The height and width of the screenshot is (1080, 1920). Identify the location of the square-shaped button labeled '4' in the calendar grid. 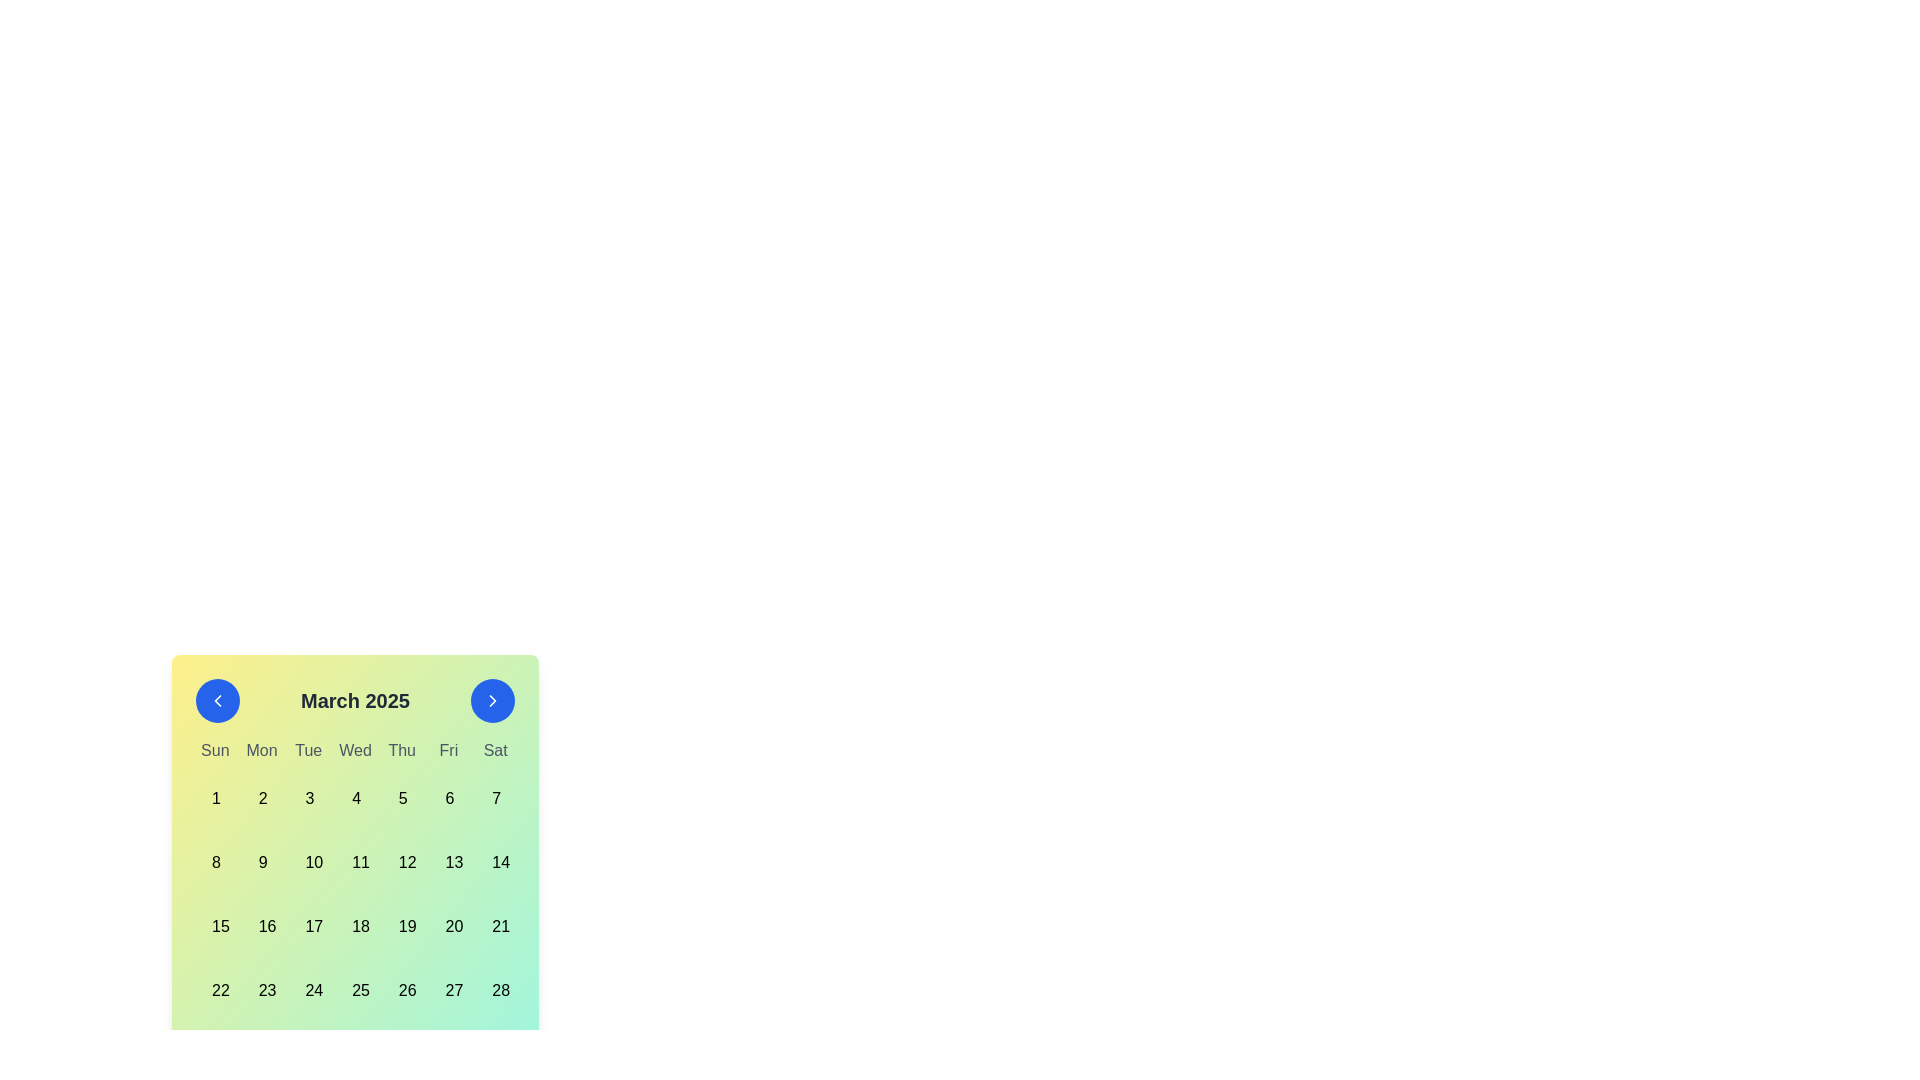
(355, 797).